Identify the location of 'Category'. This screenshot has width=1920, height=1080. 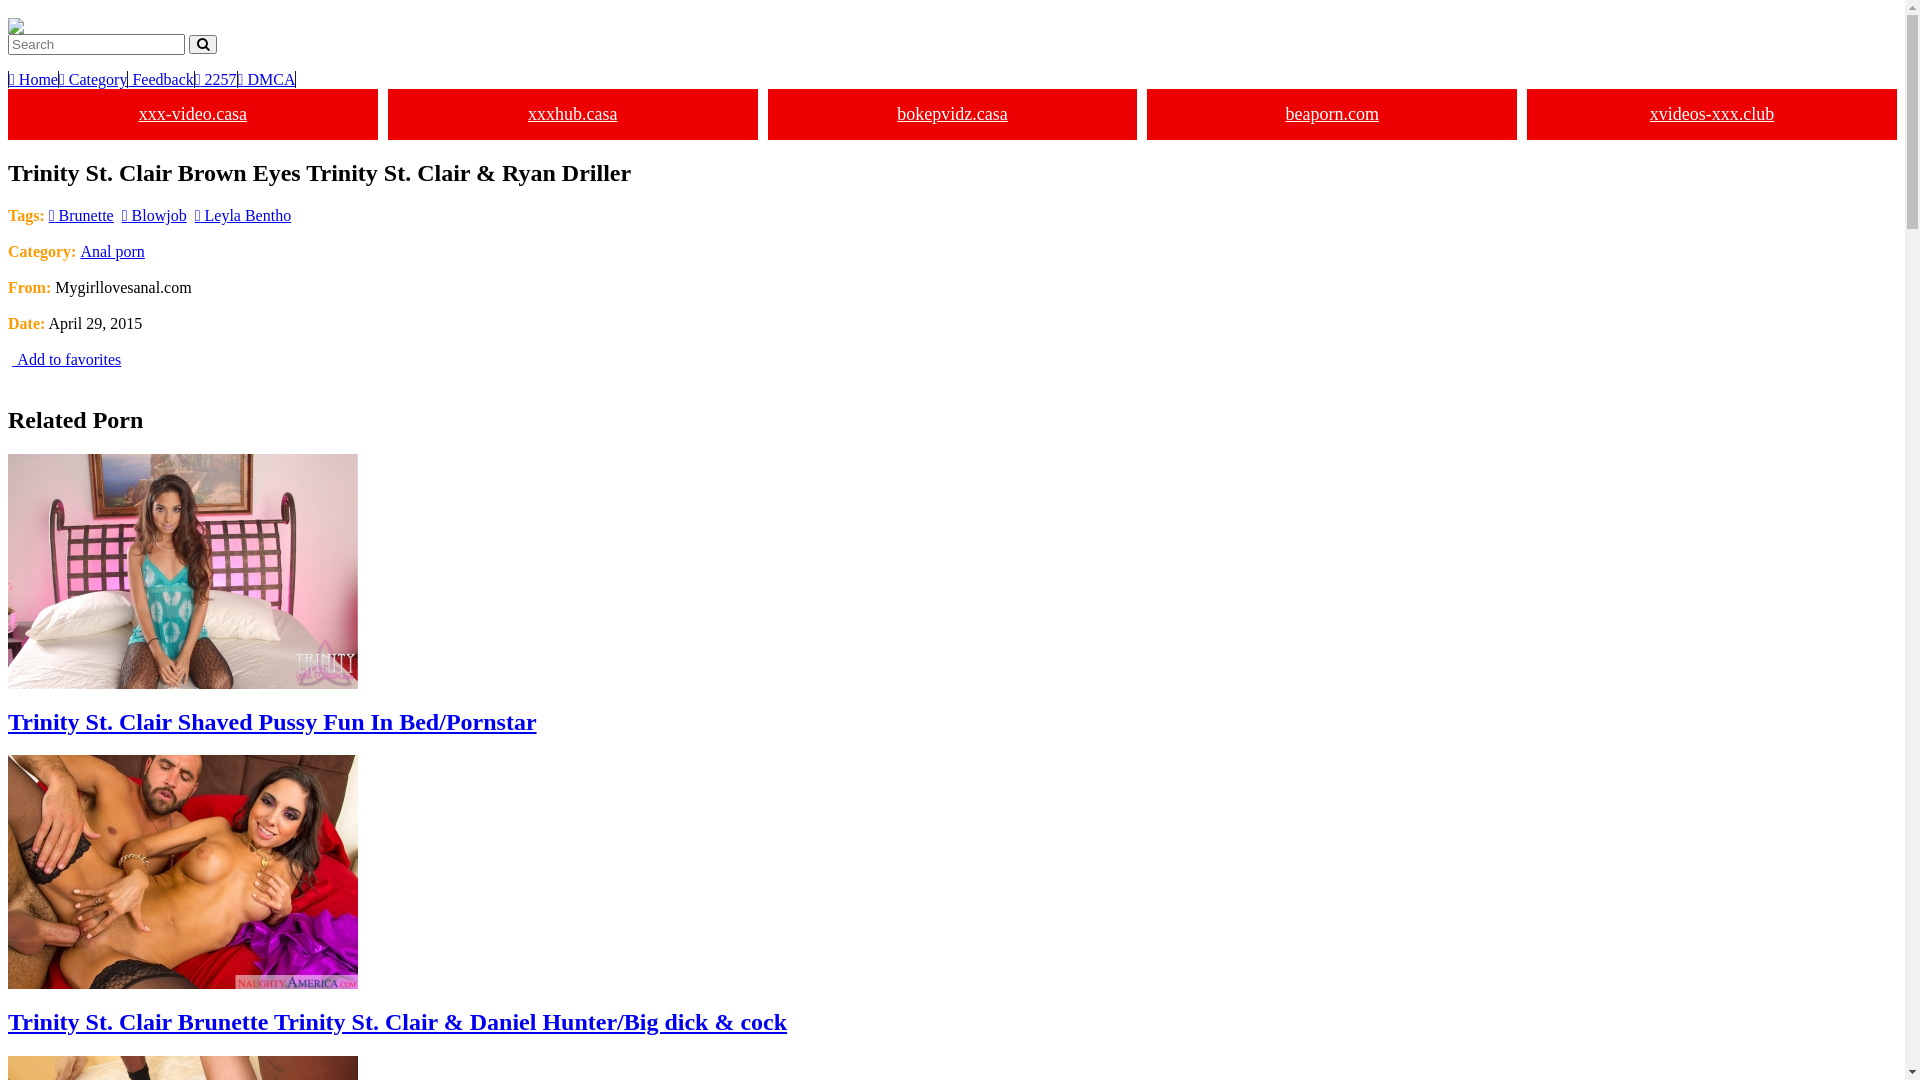
(58, 78).